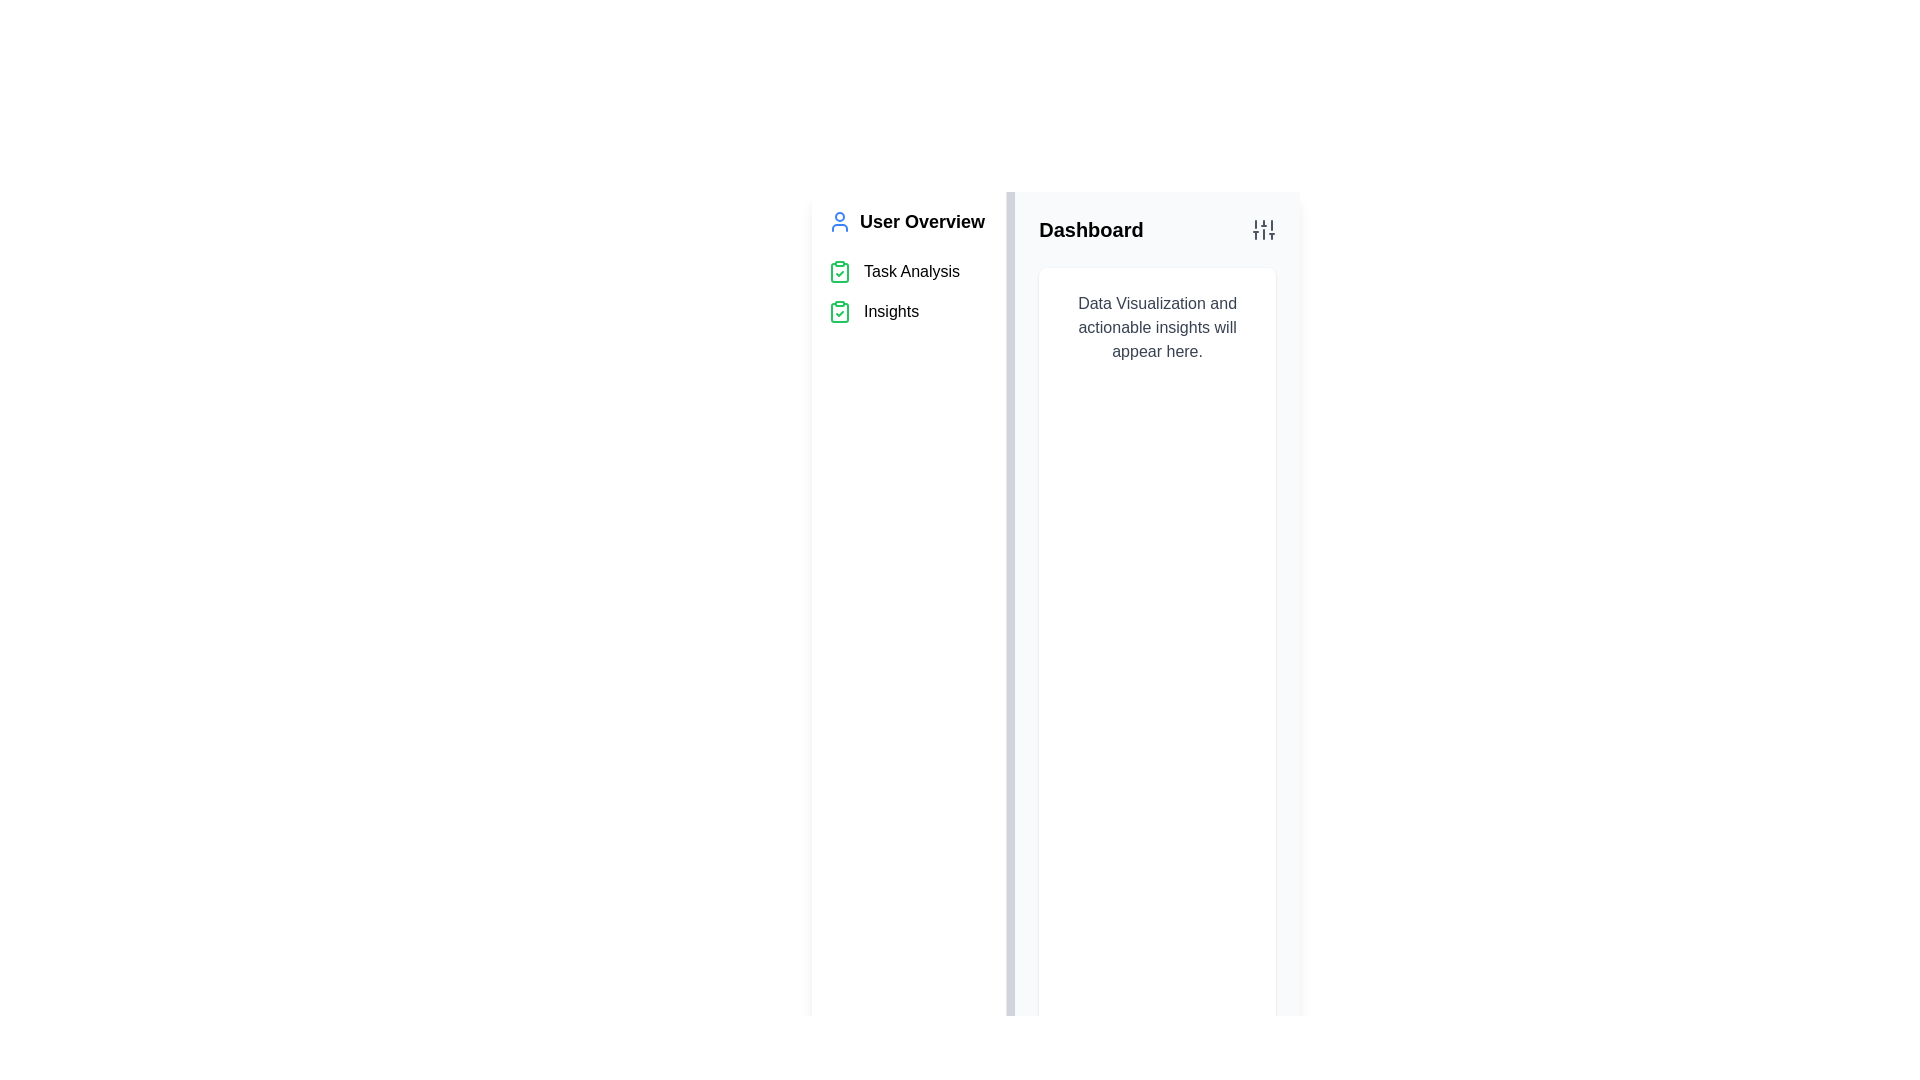 This screenshot has height=1080, width=1920. What do you see at coordinates (840, 312) in the screenshot?
I see `the clipboard icon element located under the 'Insights' title in the vertical navigation bar, which is outlined by thin green lines and features a clip at the top` at bounding box center [840, 312].